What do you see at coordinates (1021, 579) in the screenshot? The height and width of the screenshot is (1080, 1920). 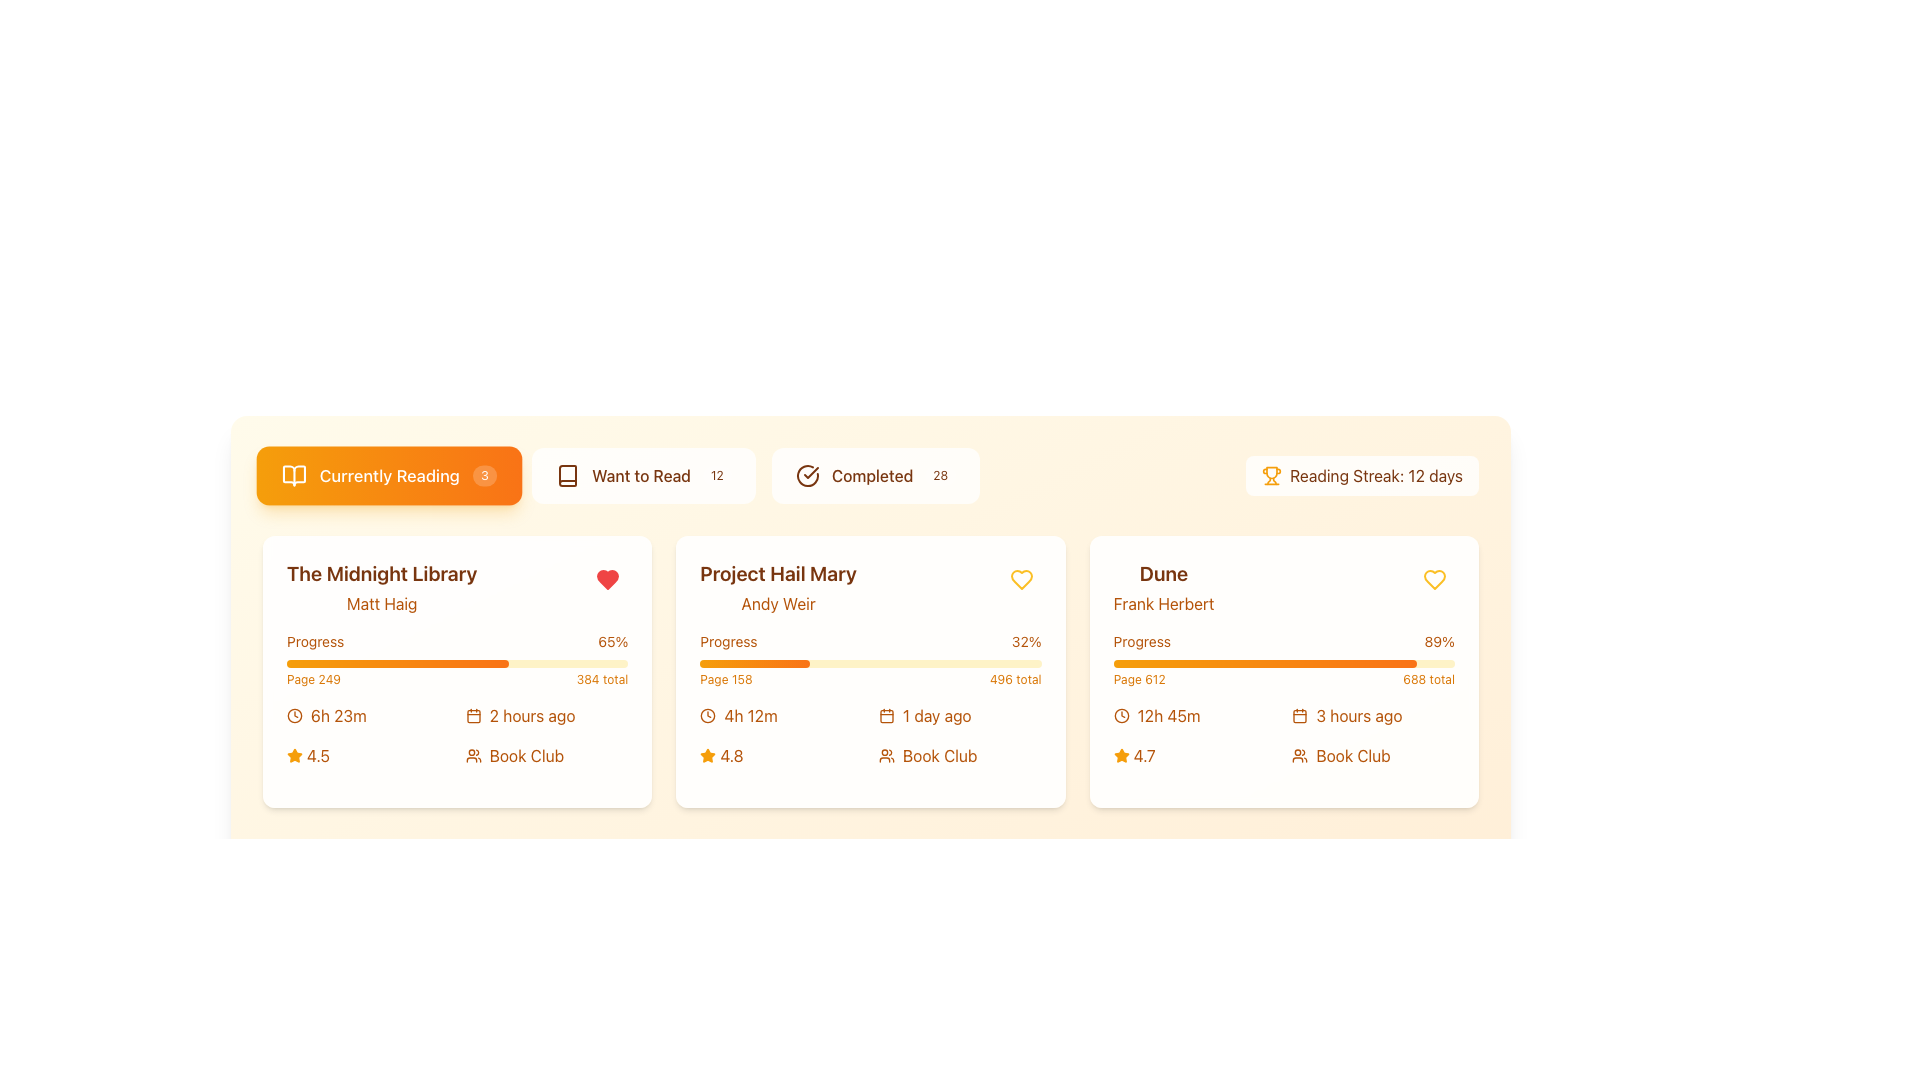 I see `the heart-shaped icon in the top-right corner of the 'Dune' book card to mark it as a favorite` at bounding box center [1021, 579].